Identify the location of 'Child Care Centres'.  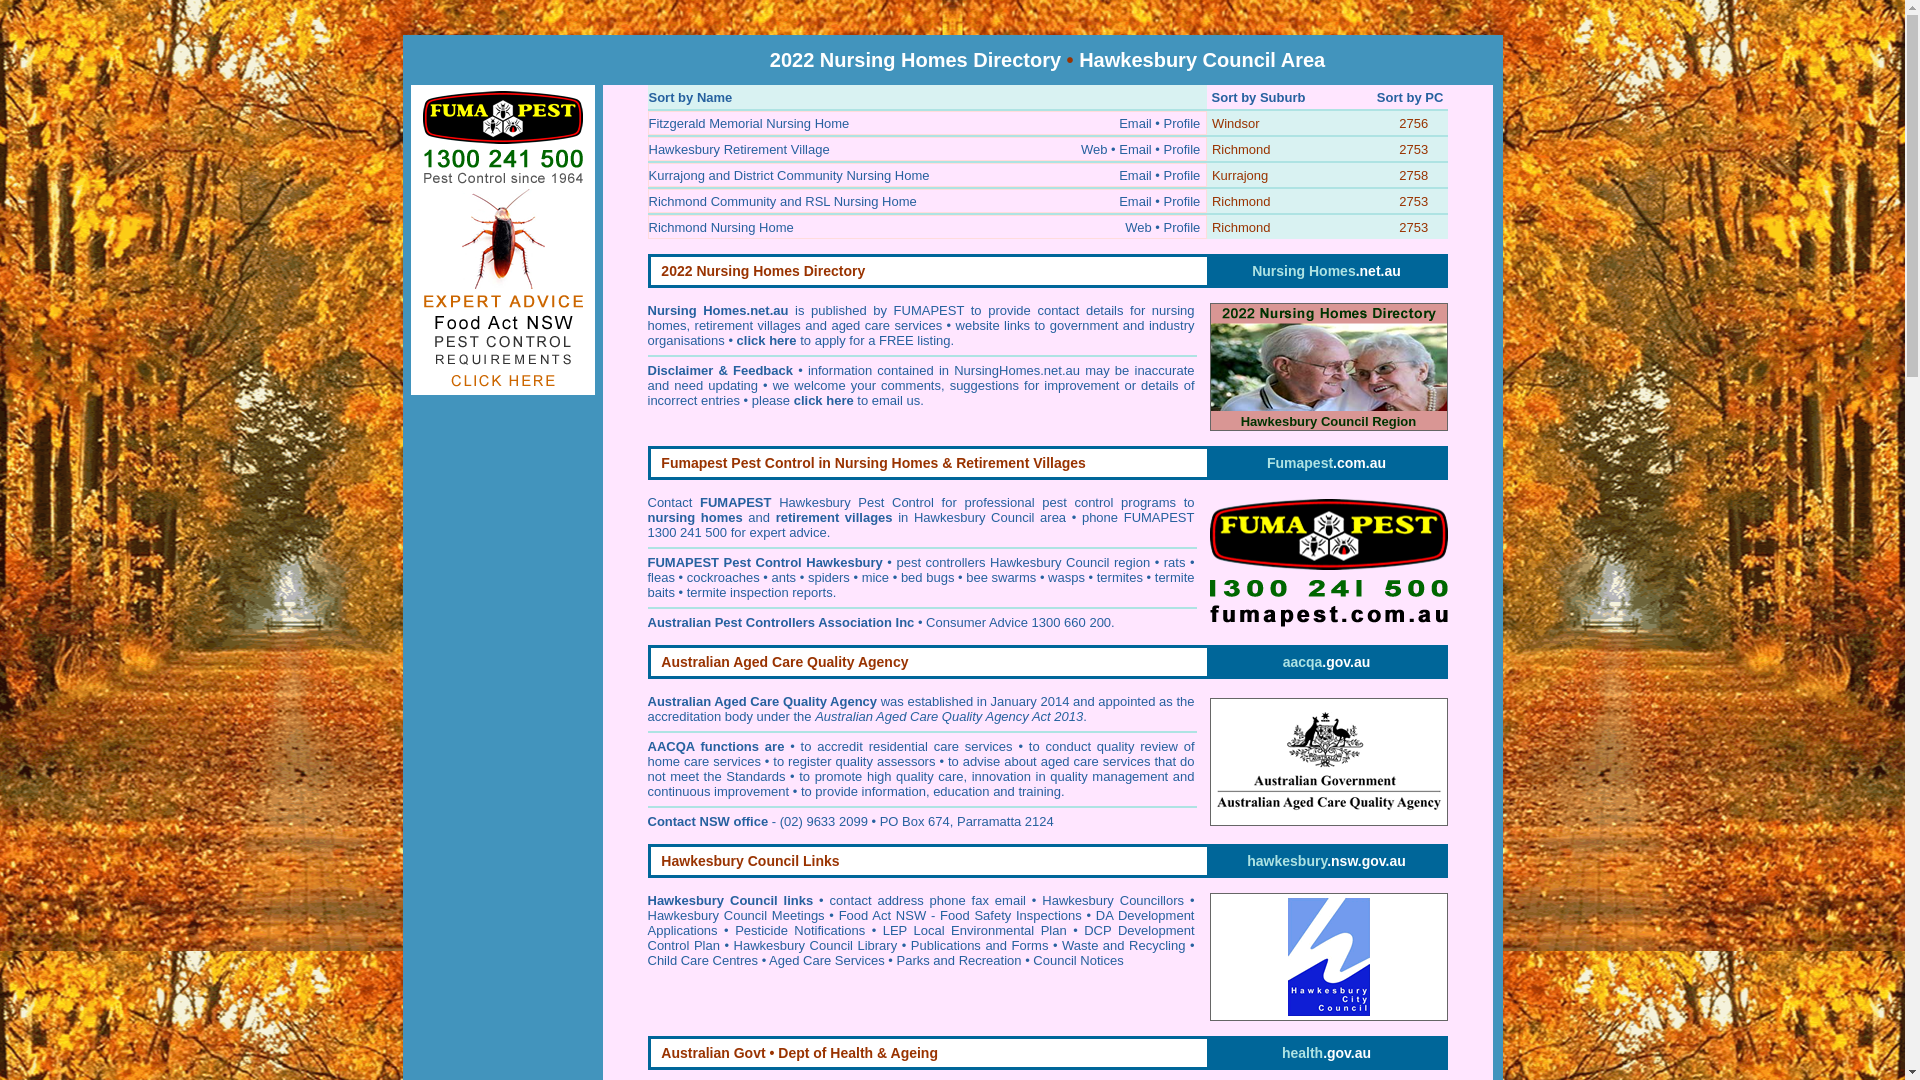
(703, 959).